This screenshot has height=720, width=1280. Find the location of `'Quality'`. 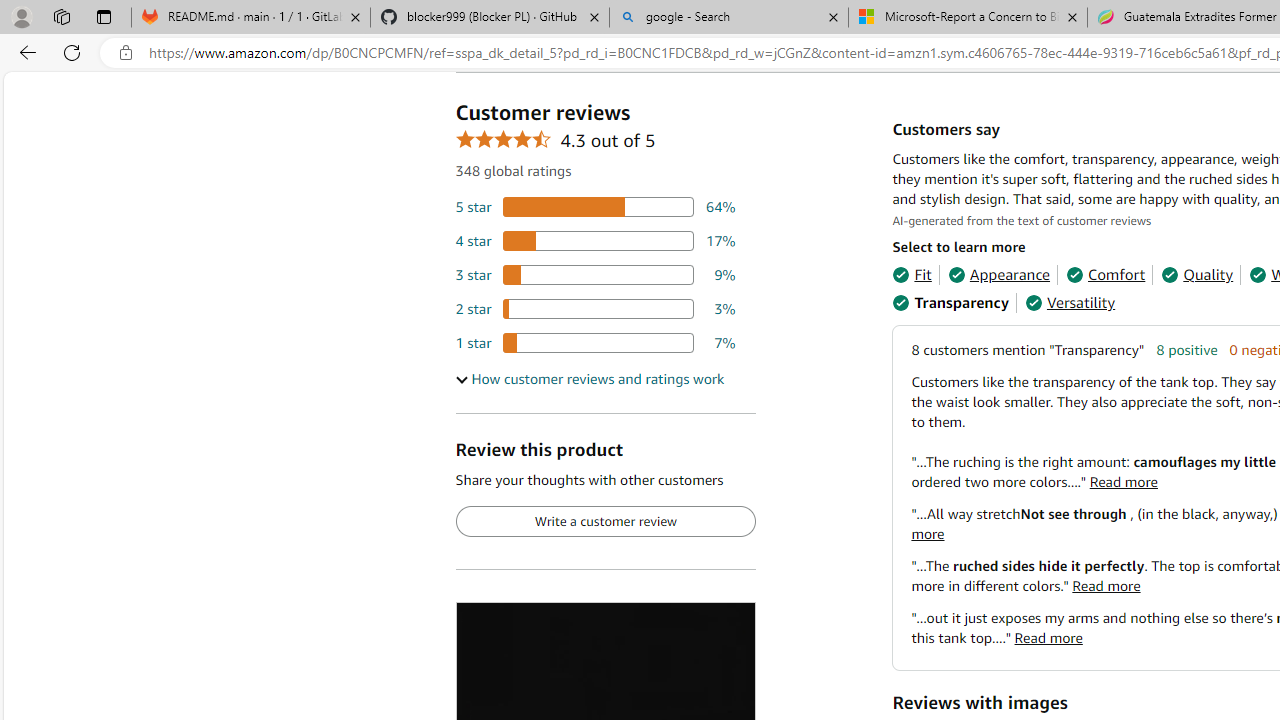

'Quality' is located at coordinates (1197, 275).